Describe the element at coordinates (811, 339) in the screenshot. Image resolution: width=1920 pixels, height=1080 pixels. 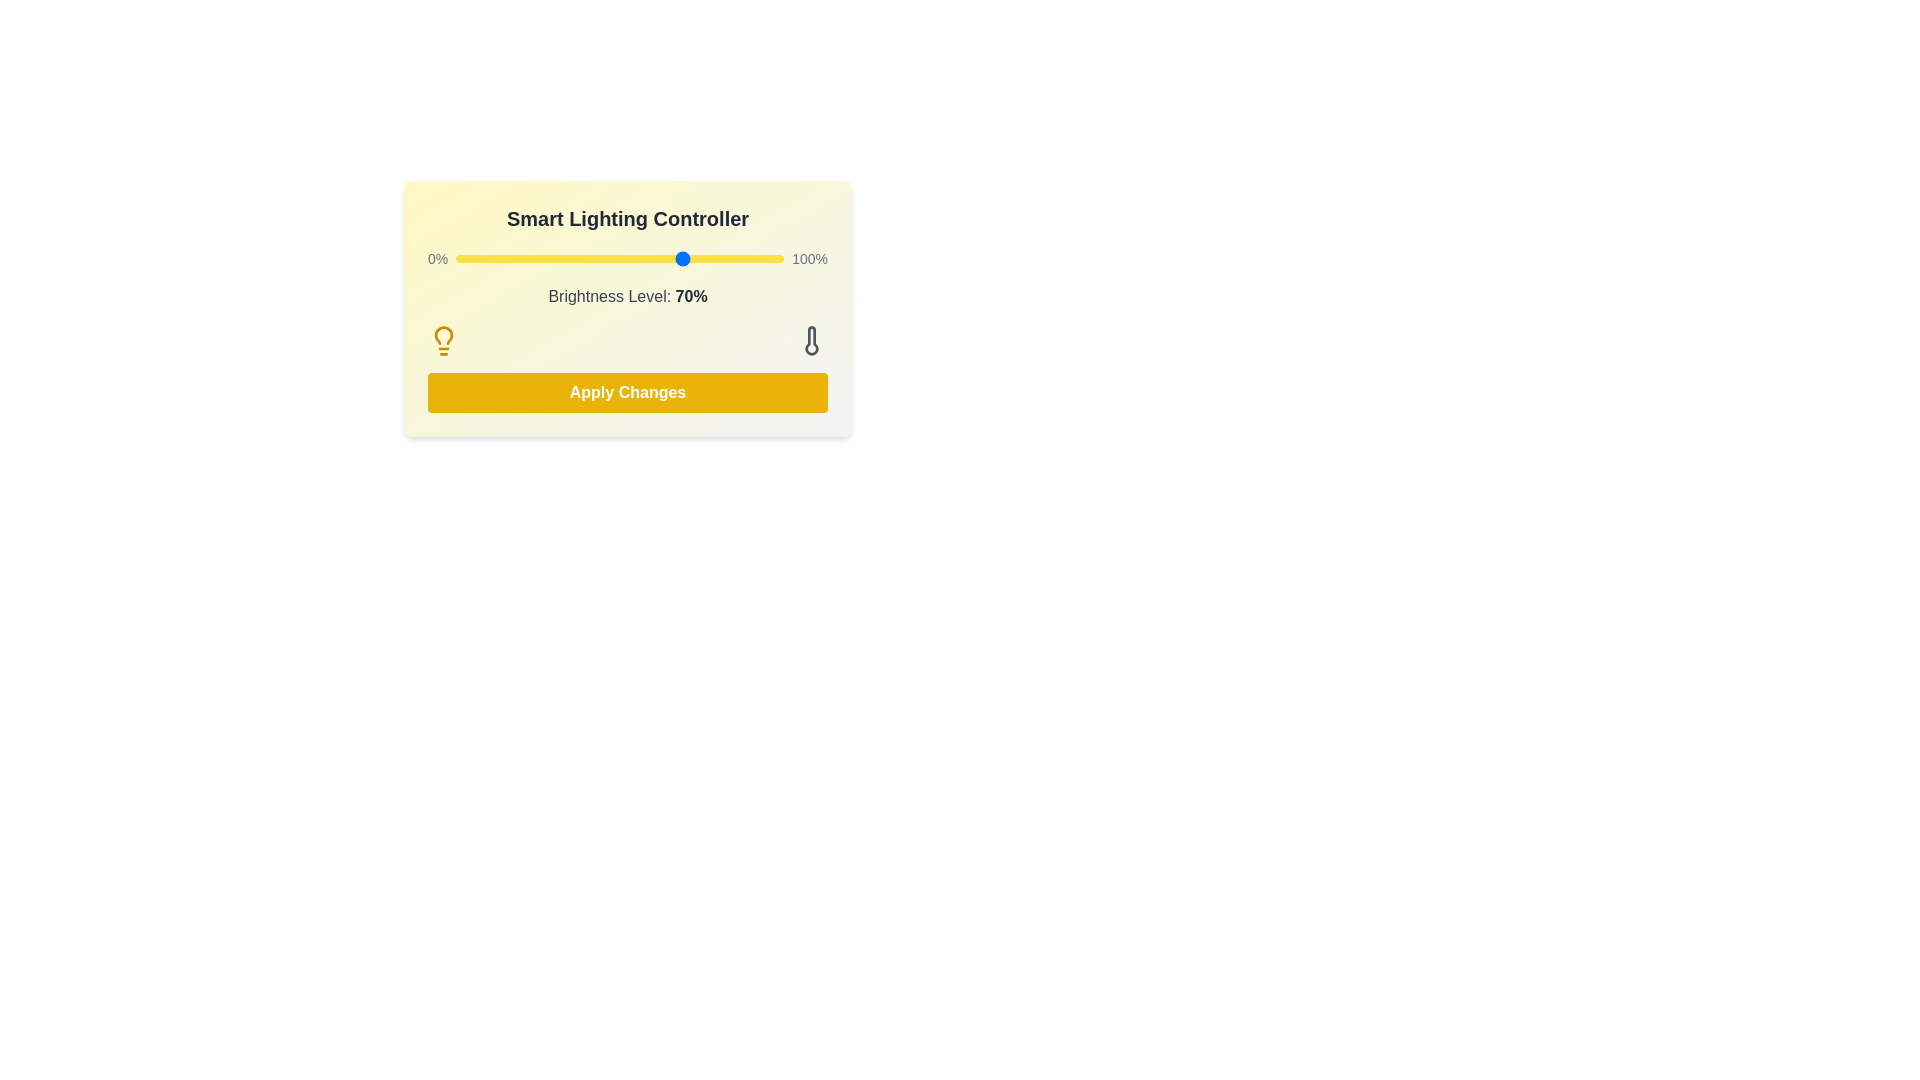
I see `the thermometer icon to explore its visual feedback` at that location.